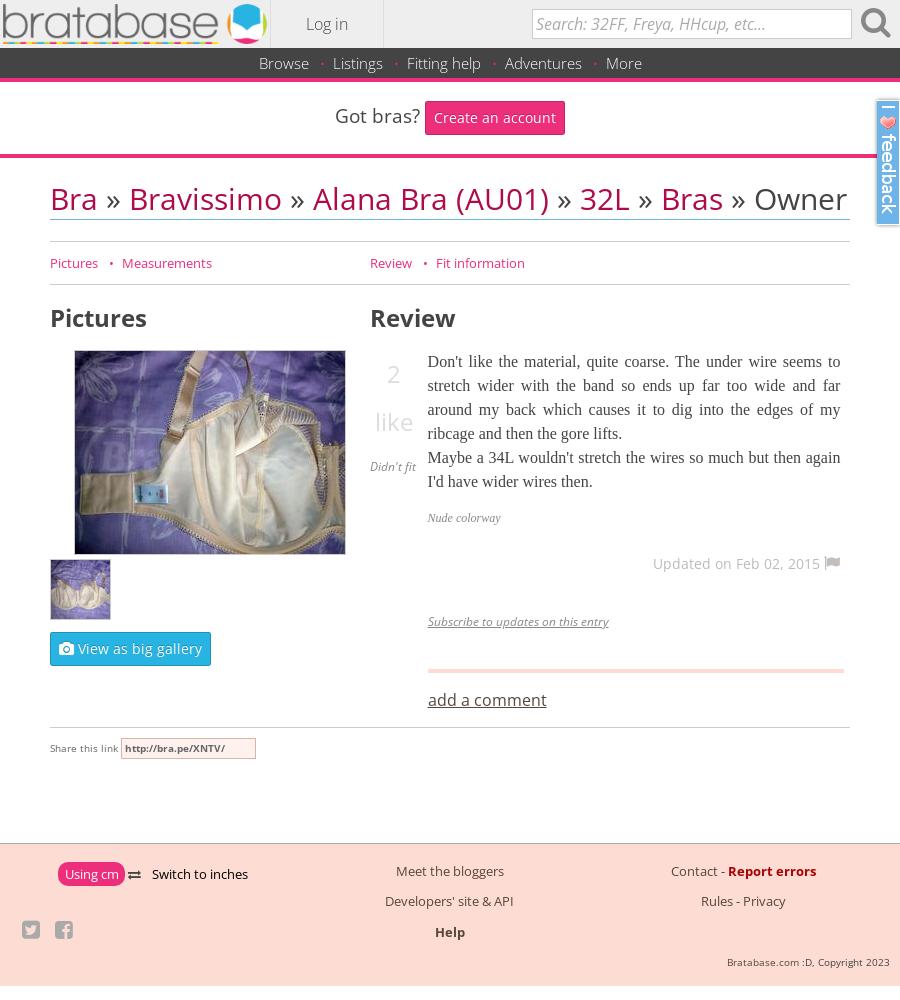 The height and width of the screenshot is (1000, 900). I want to click on 'Log in', so click(325, 24).